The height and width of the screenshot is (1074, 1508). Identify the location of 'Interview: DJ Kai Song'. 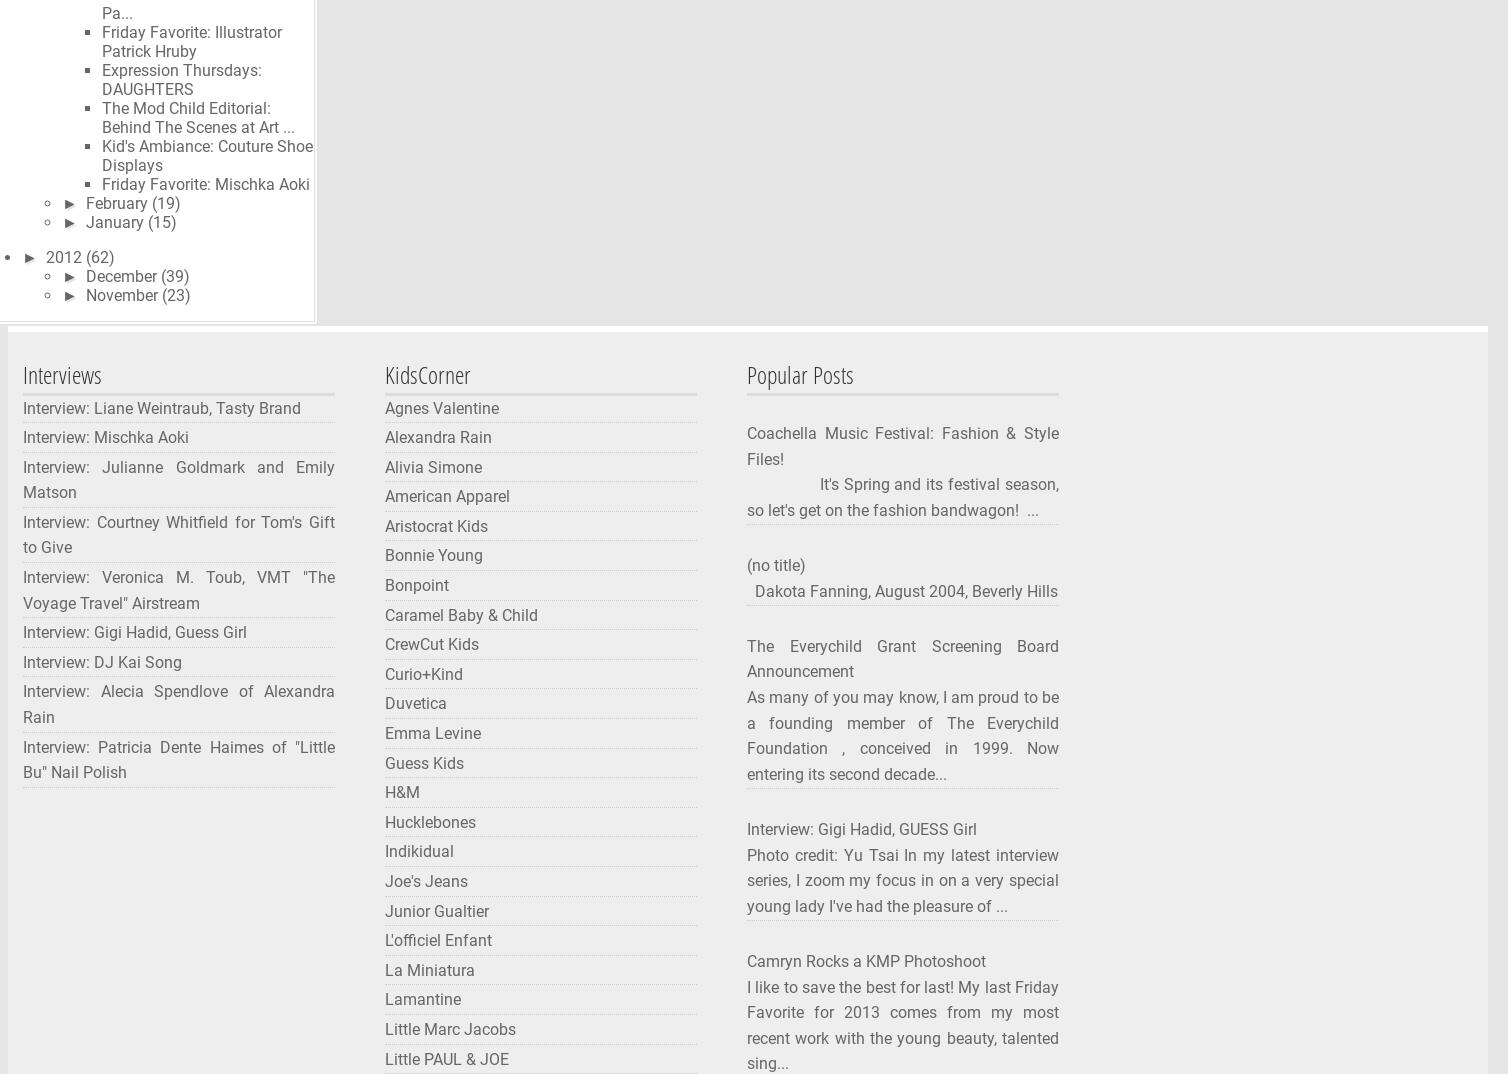
(23, 660).